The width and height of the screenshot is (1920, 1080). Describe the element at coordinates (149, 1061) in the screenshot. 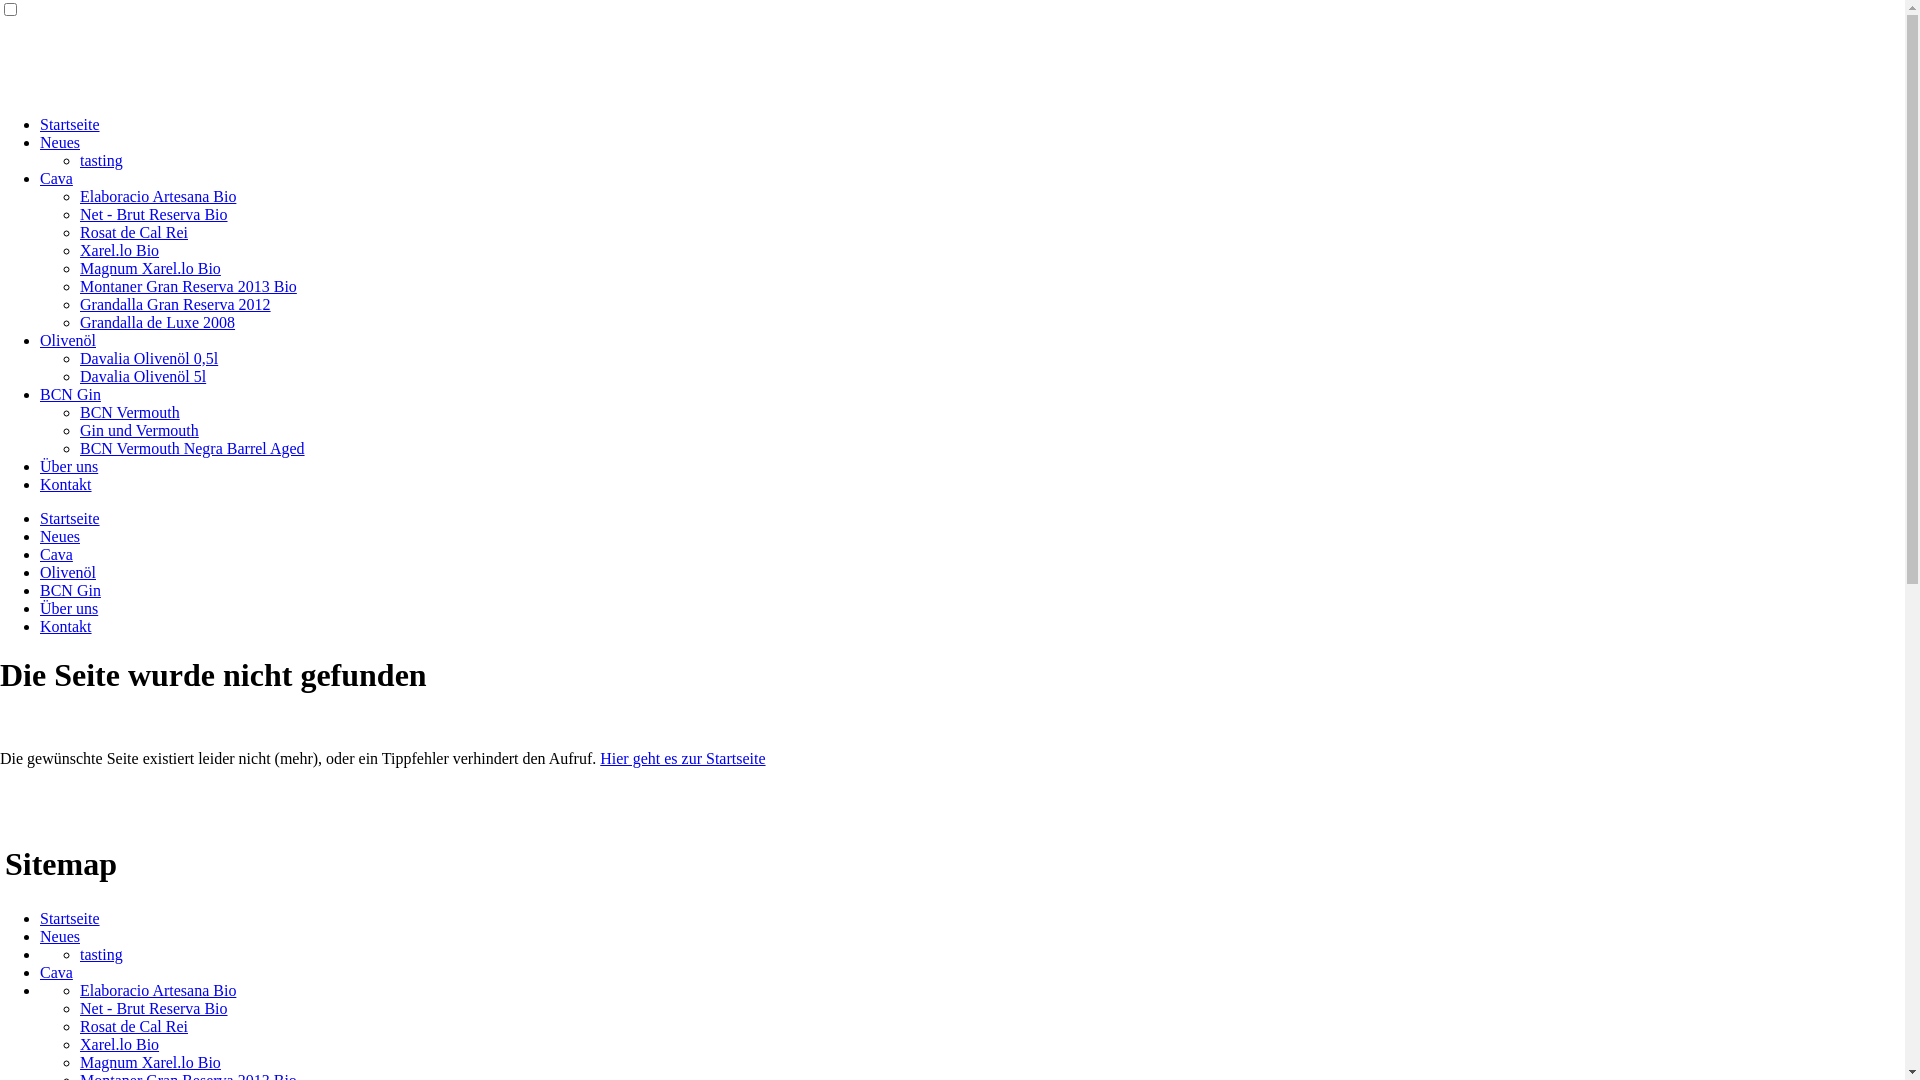

I see `'Magnum Xarel.lo Bio'` at that location.